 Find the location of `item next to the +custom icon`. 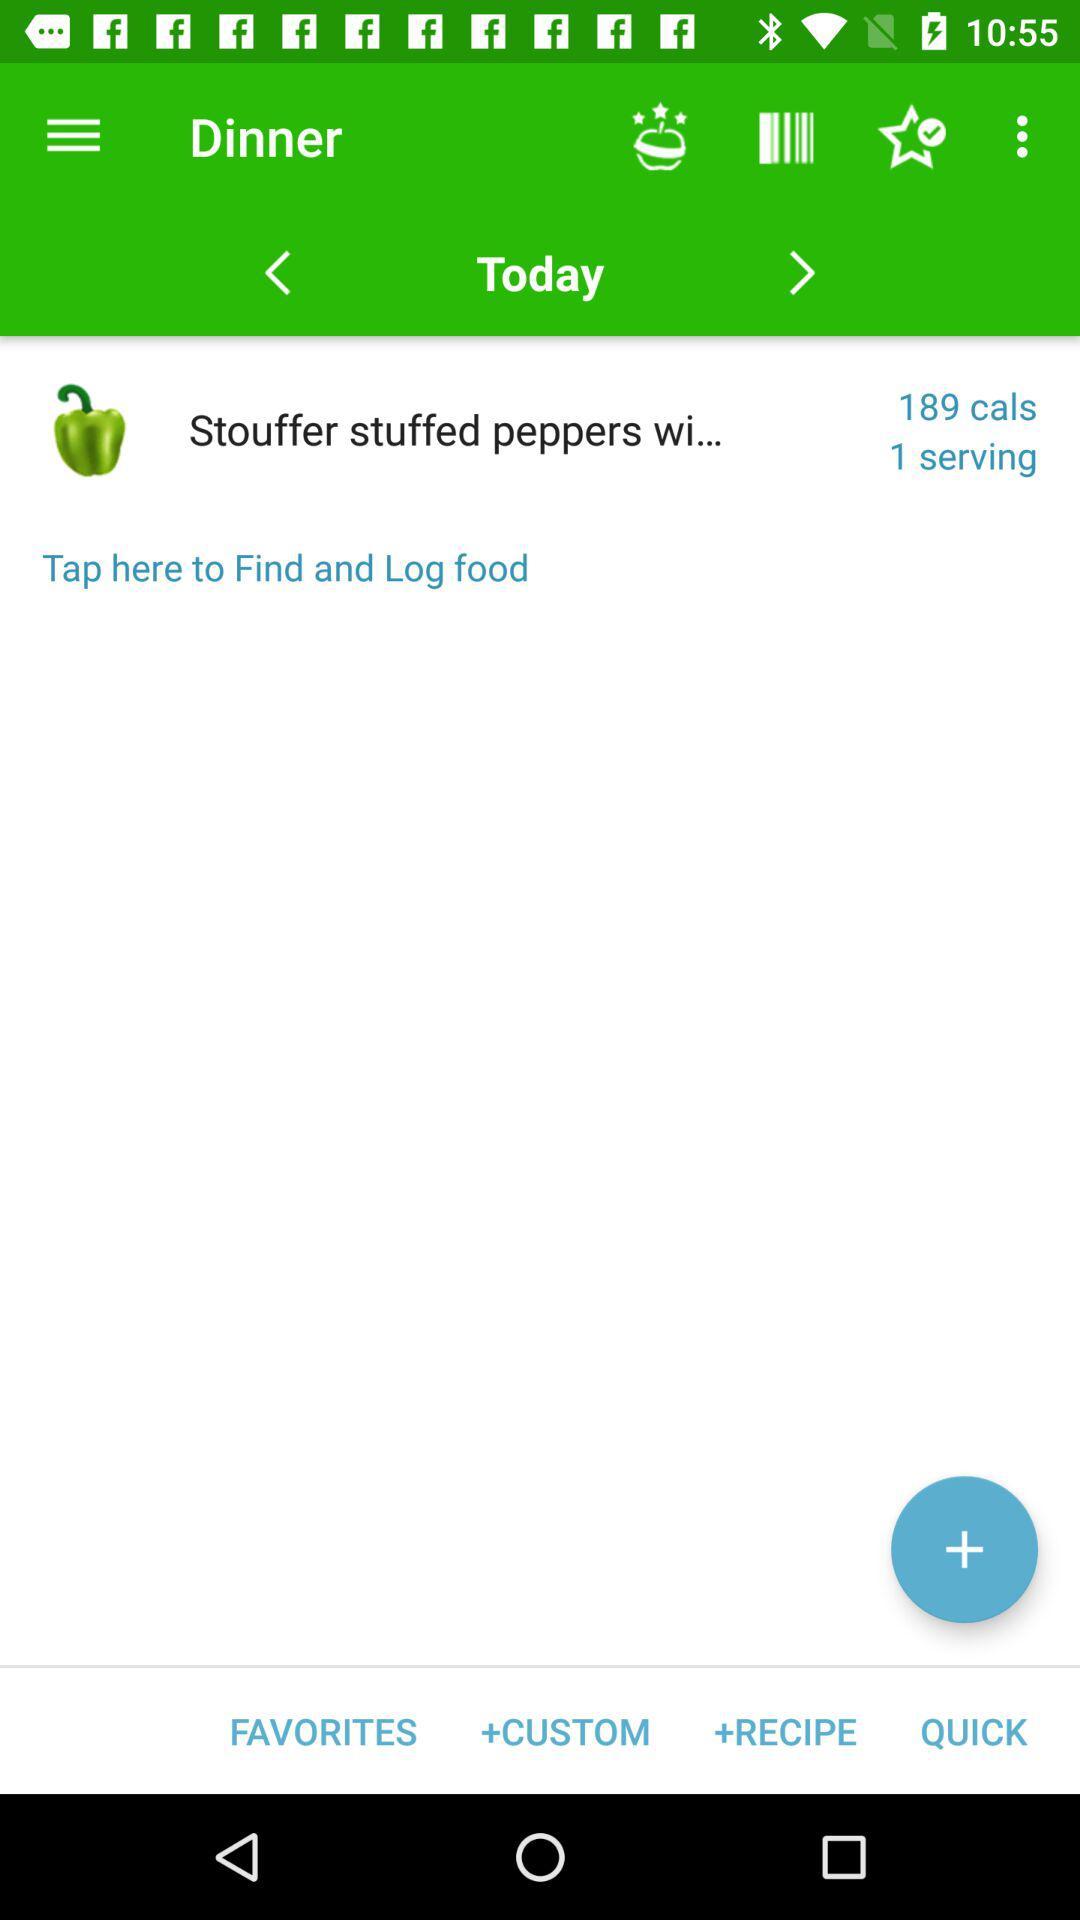

item next to the +custom icon is located at coordinates (322, 1730).